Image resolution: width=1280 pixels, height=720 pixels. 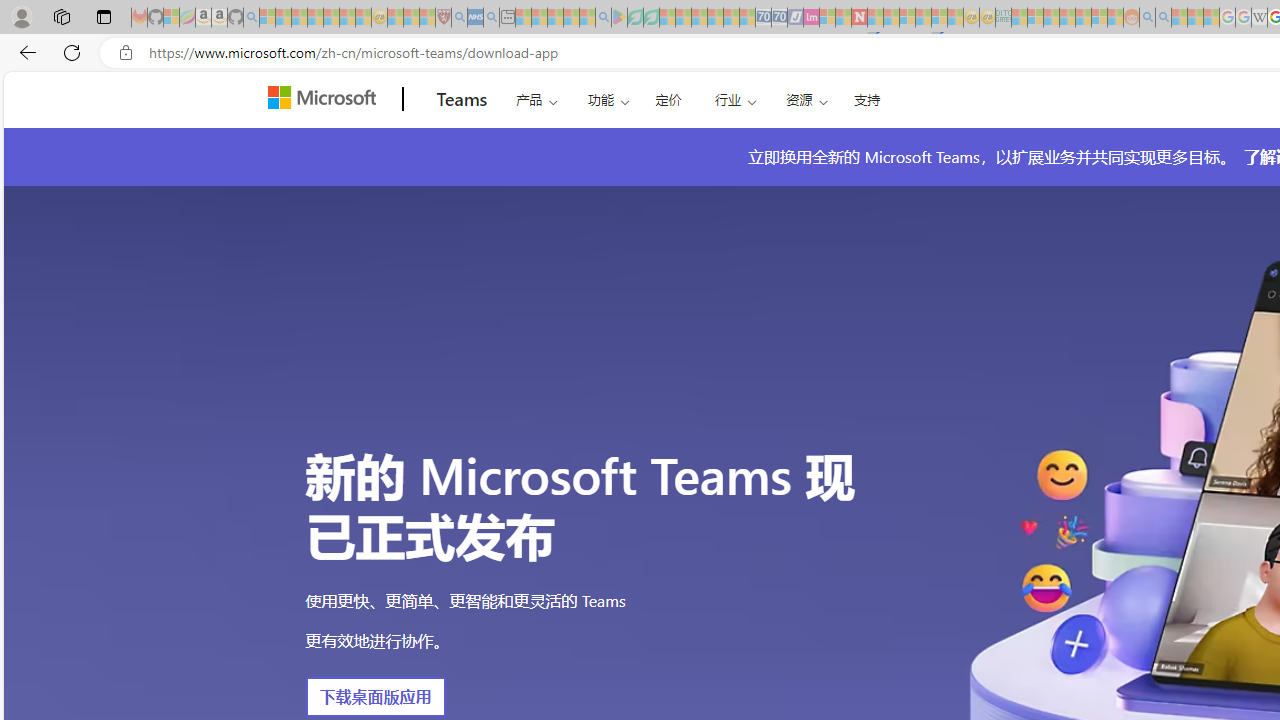 I want to click on '14 Common Myths Debunked By Scientific Facts - Sleeping', so click(x=890, y=17).